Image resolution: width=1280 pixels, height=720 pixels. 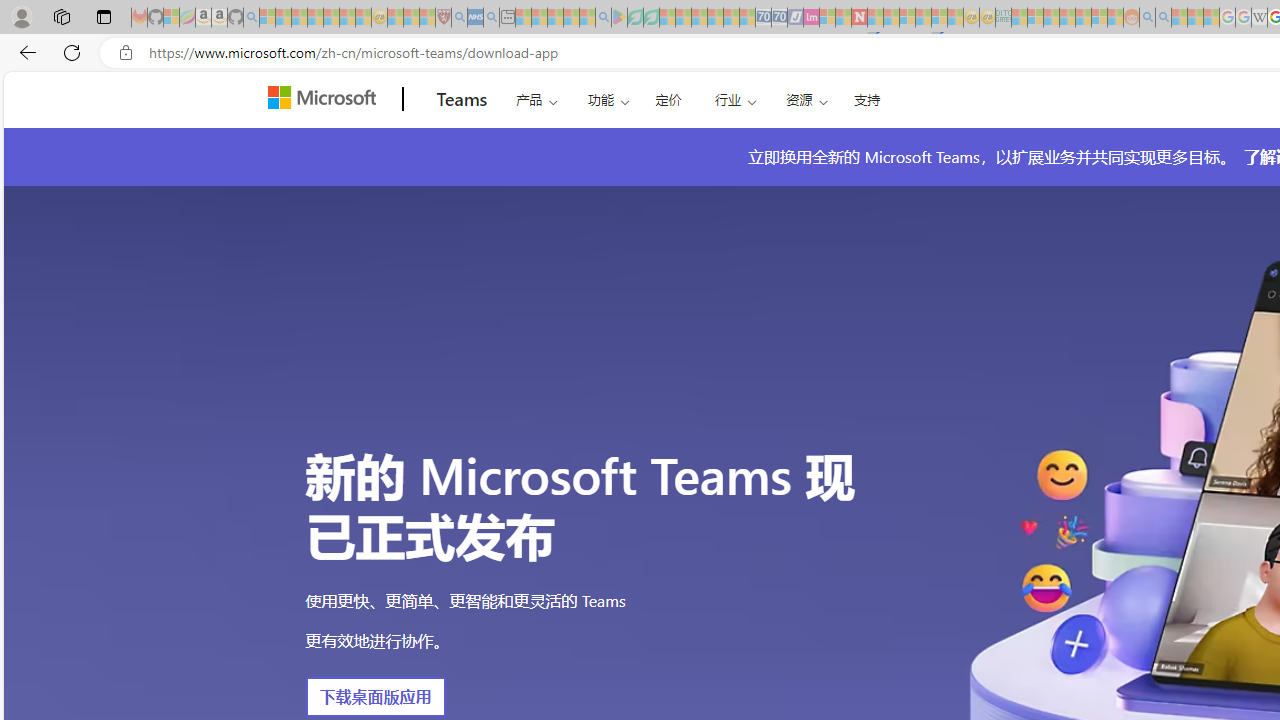 I want to click on '14 Common Myths Debunked By Scientific Facts - Sleeping', so click(x=890, y=17).